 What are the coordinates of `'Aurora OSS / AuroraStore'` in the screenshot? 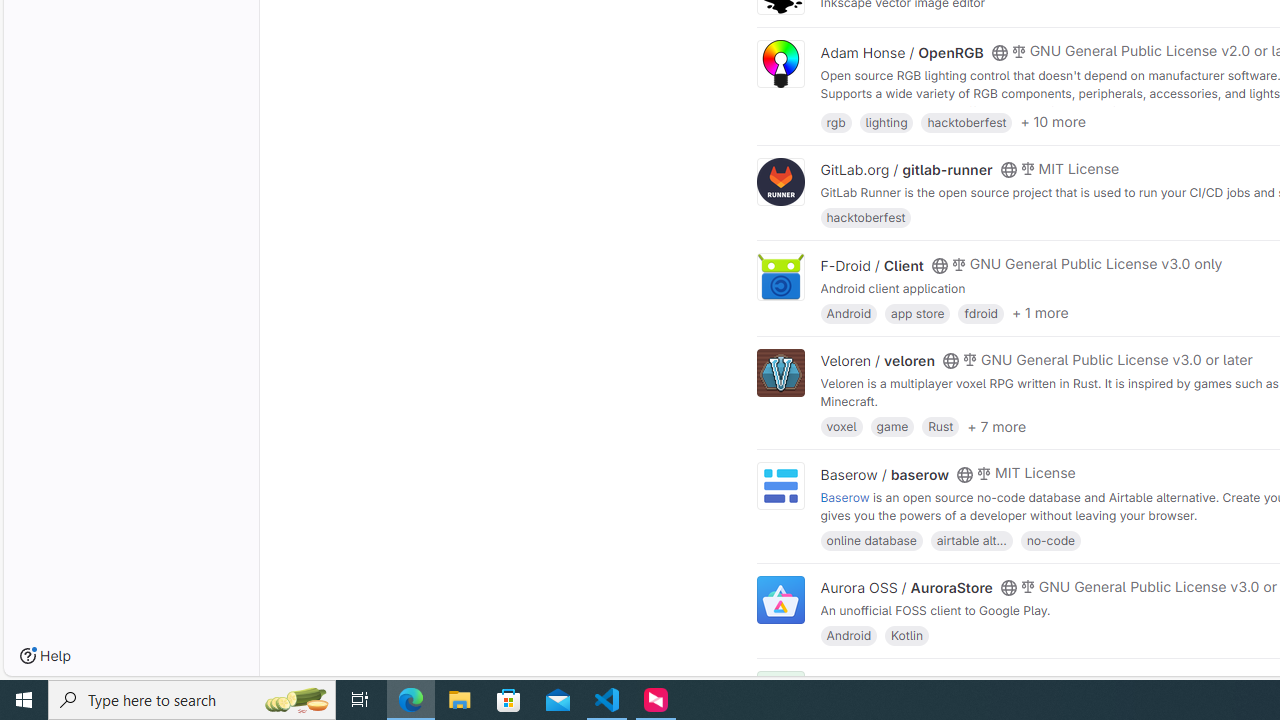 It's located at (905, 586).